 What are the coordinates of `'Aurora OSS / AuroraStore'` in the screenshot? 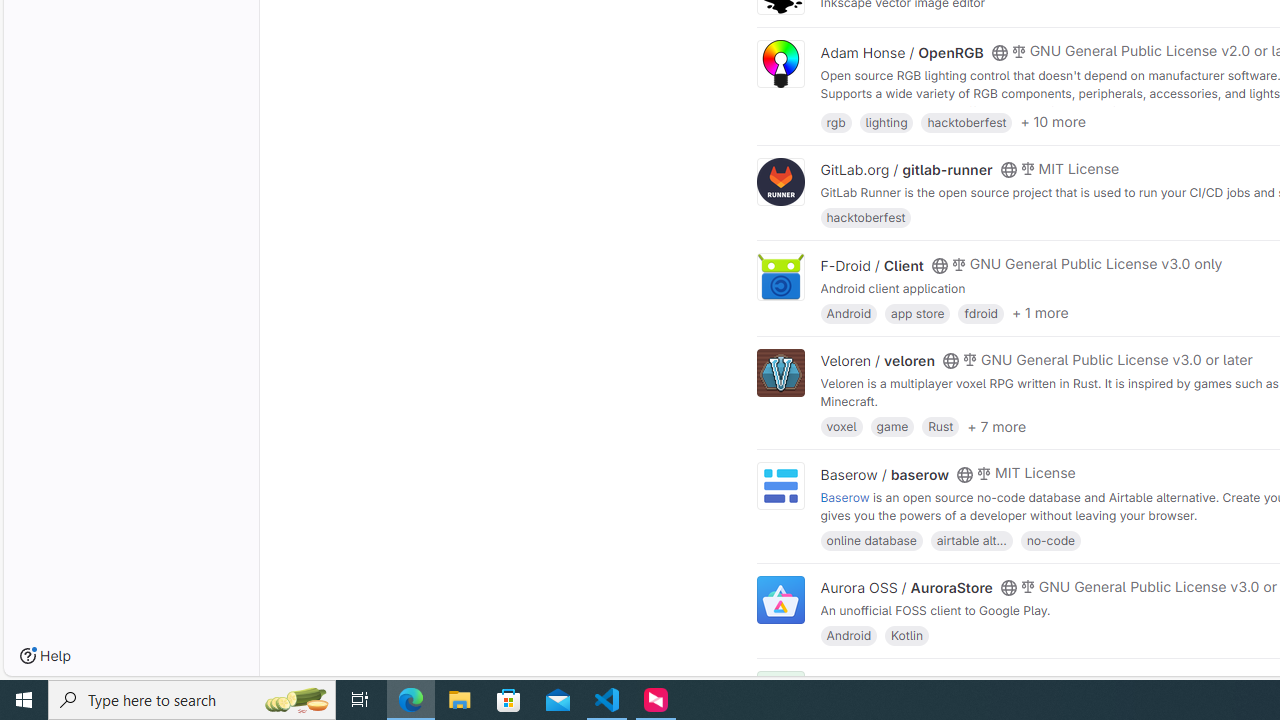 It's located at (905, 586).